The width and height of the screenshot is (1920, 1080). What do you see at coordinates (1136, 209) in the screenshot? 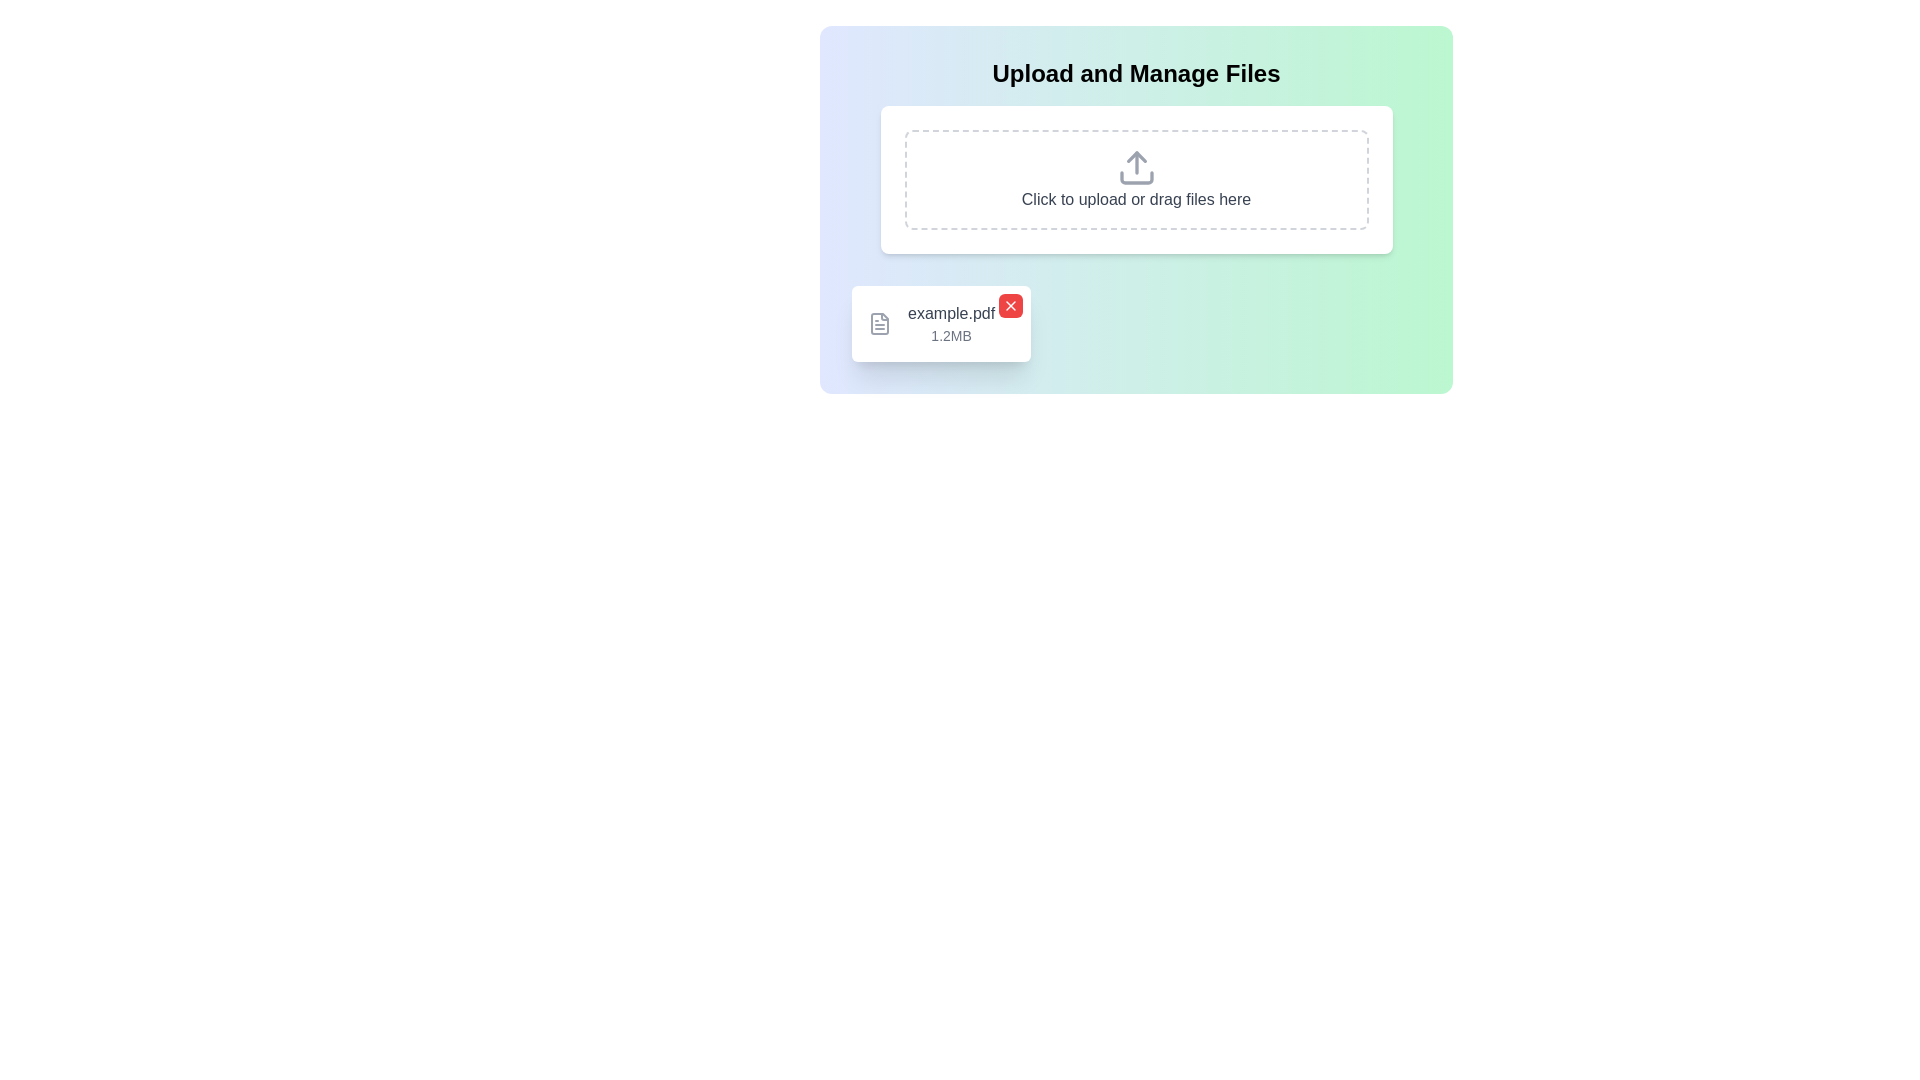
I see `and drop files into the file upload interface that features a gradient background and displays the text 'Click` at bounding box center [1136, 209].